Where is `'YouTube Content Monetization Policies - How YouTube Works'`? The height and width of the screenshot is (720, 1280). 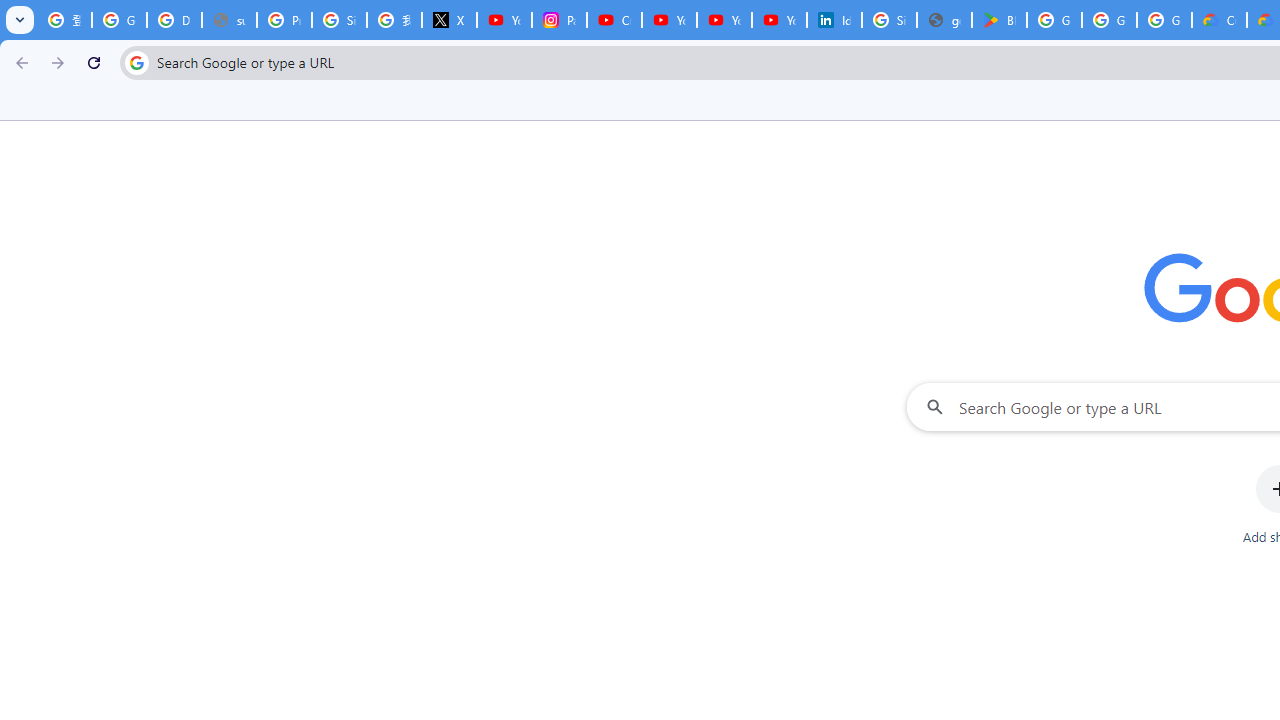
'YouTube Content Monetization Policies - How YouTube Works' is located at coordinates (504, 20).